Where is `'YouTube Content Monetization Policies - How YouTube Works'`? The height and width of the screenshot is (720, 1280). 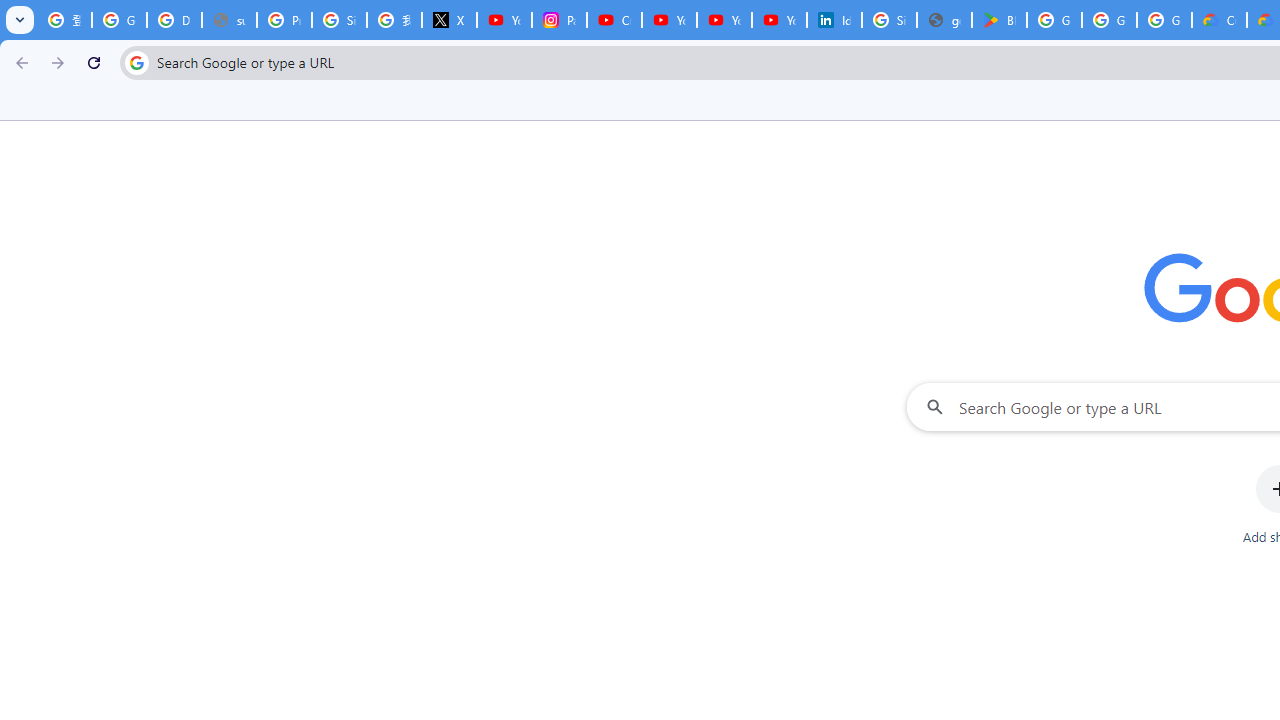
'YouTube Content Monetization Policies - How YouTube Works' is located at coordinates (504, 20).